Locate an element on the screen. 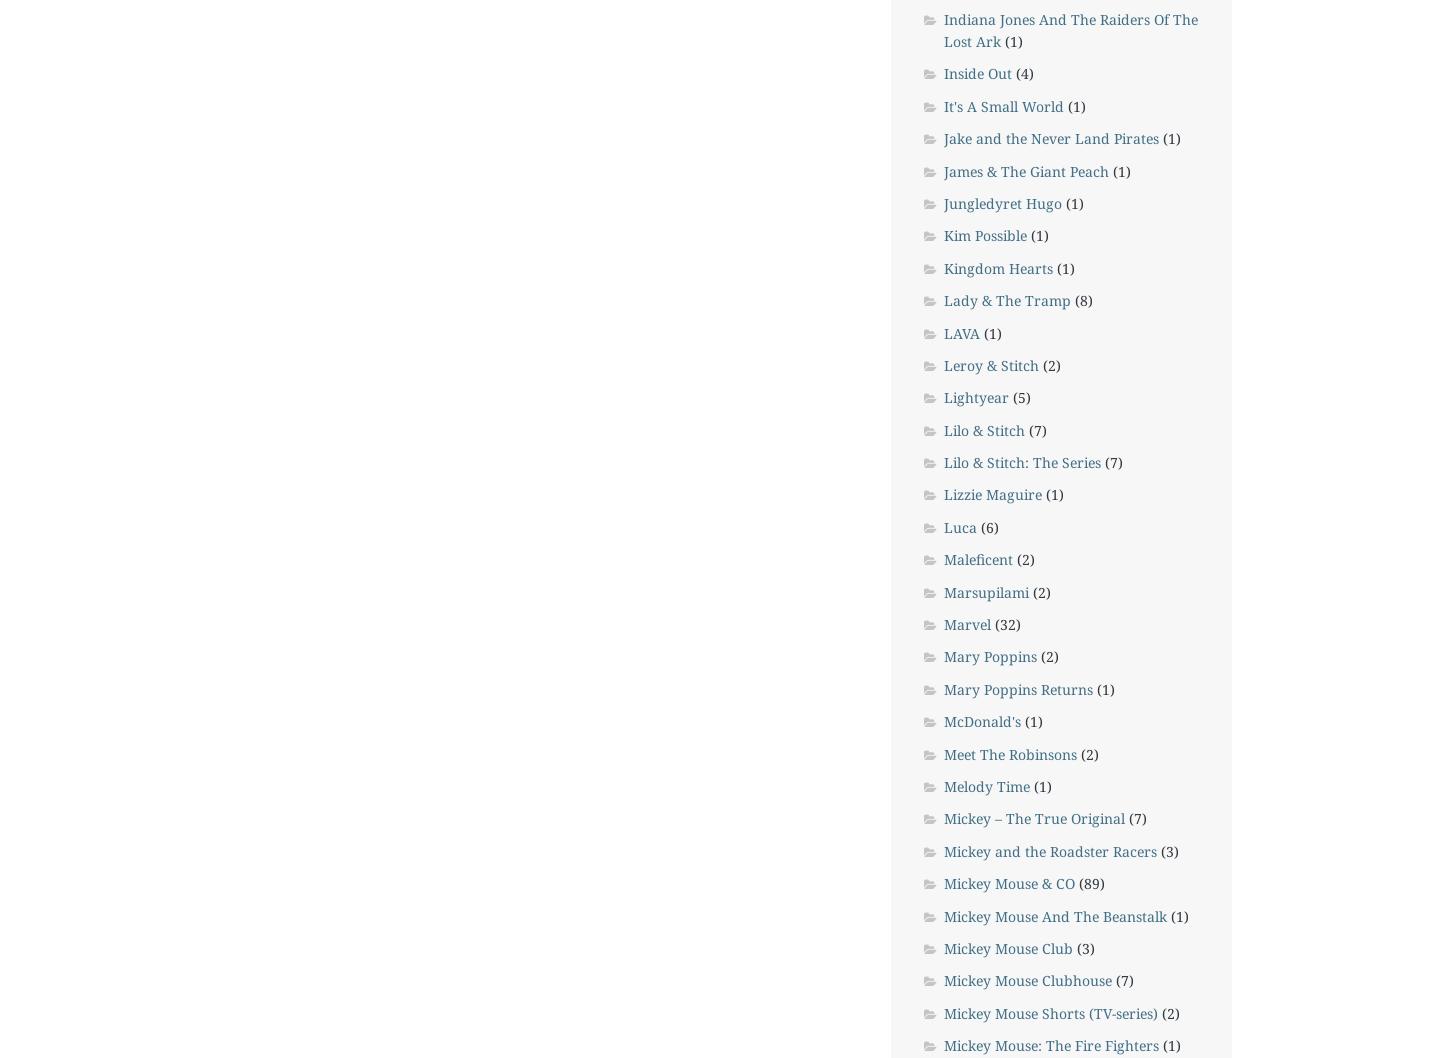  '(32)' is located at coordinates (989, 623).